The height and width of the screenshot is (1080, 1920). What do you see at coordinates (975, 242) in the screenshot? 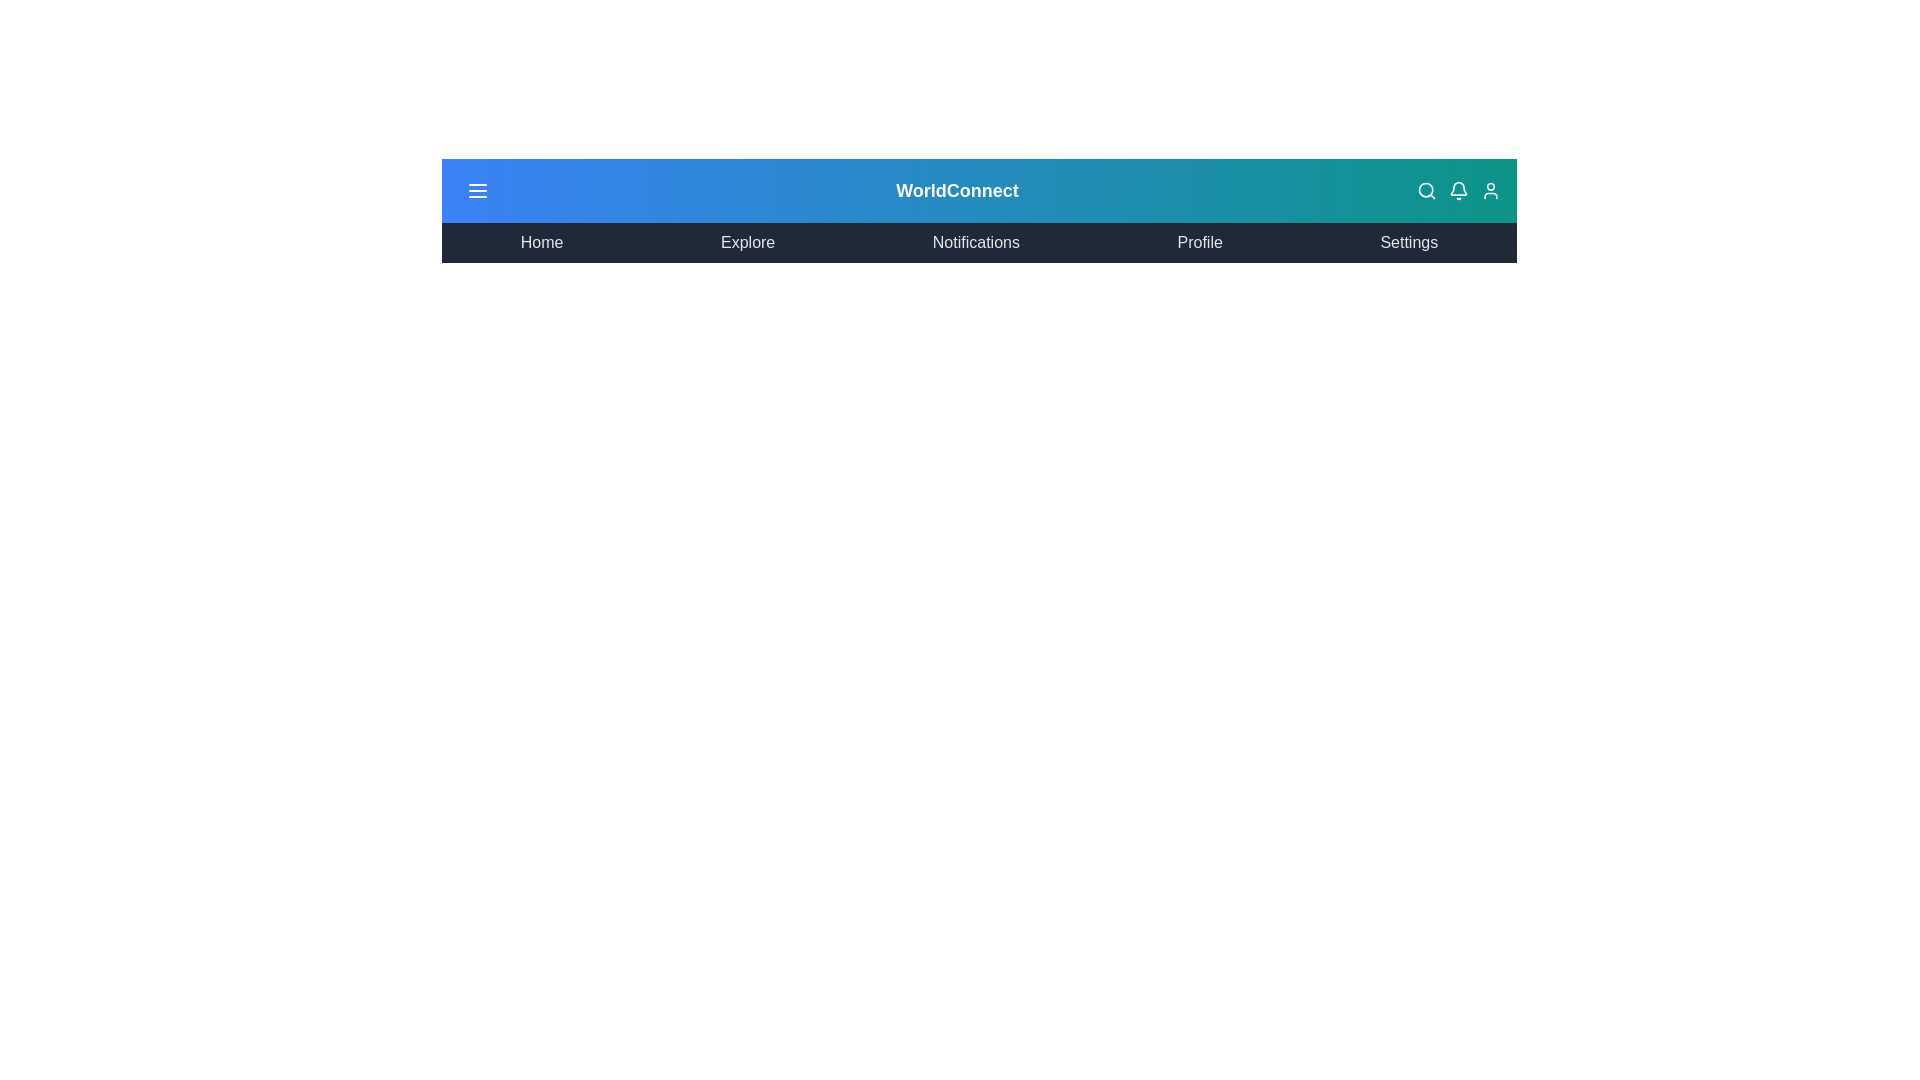
I see `the menu item corresponding to Notifications` at bounding box center [975, 242].